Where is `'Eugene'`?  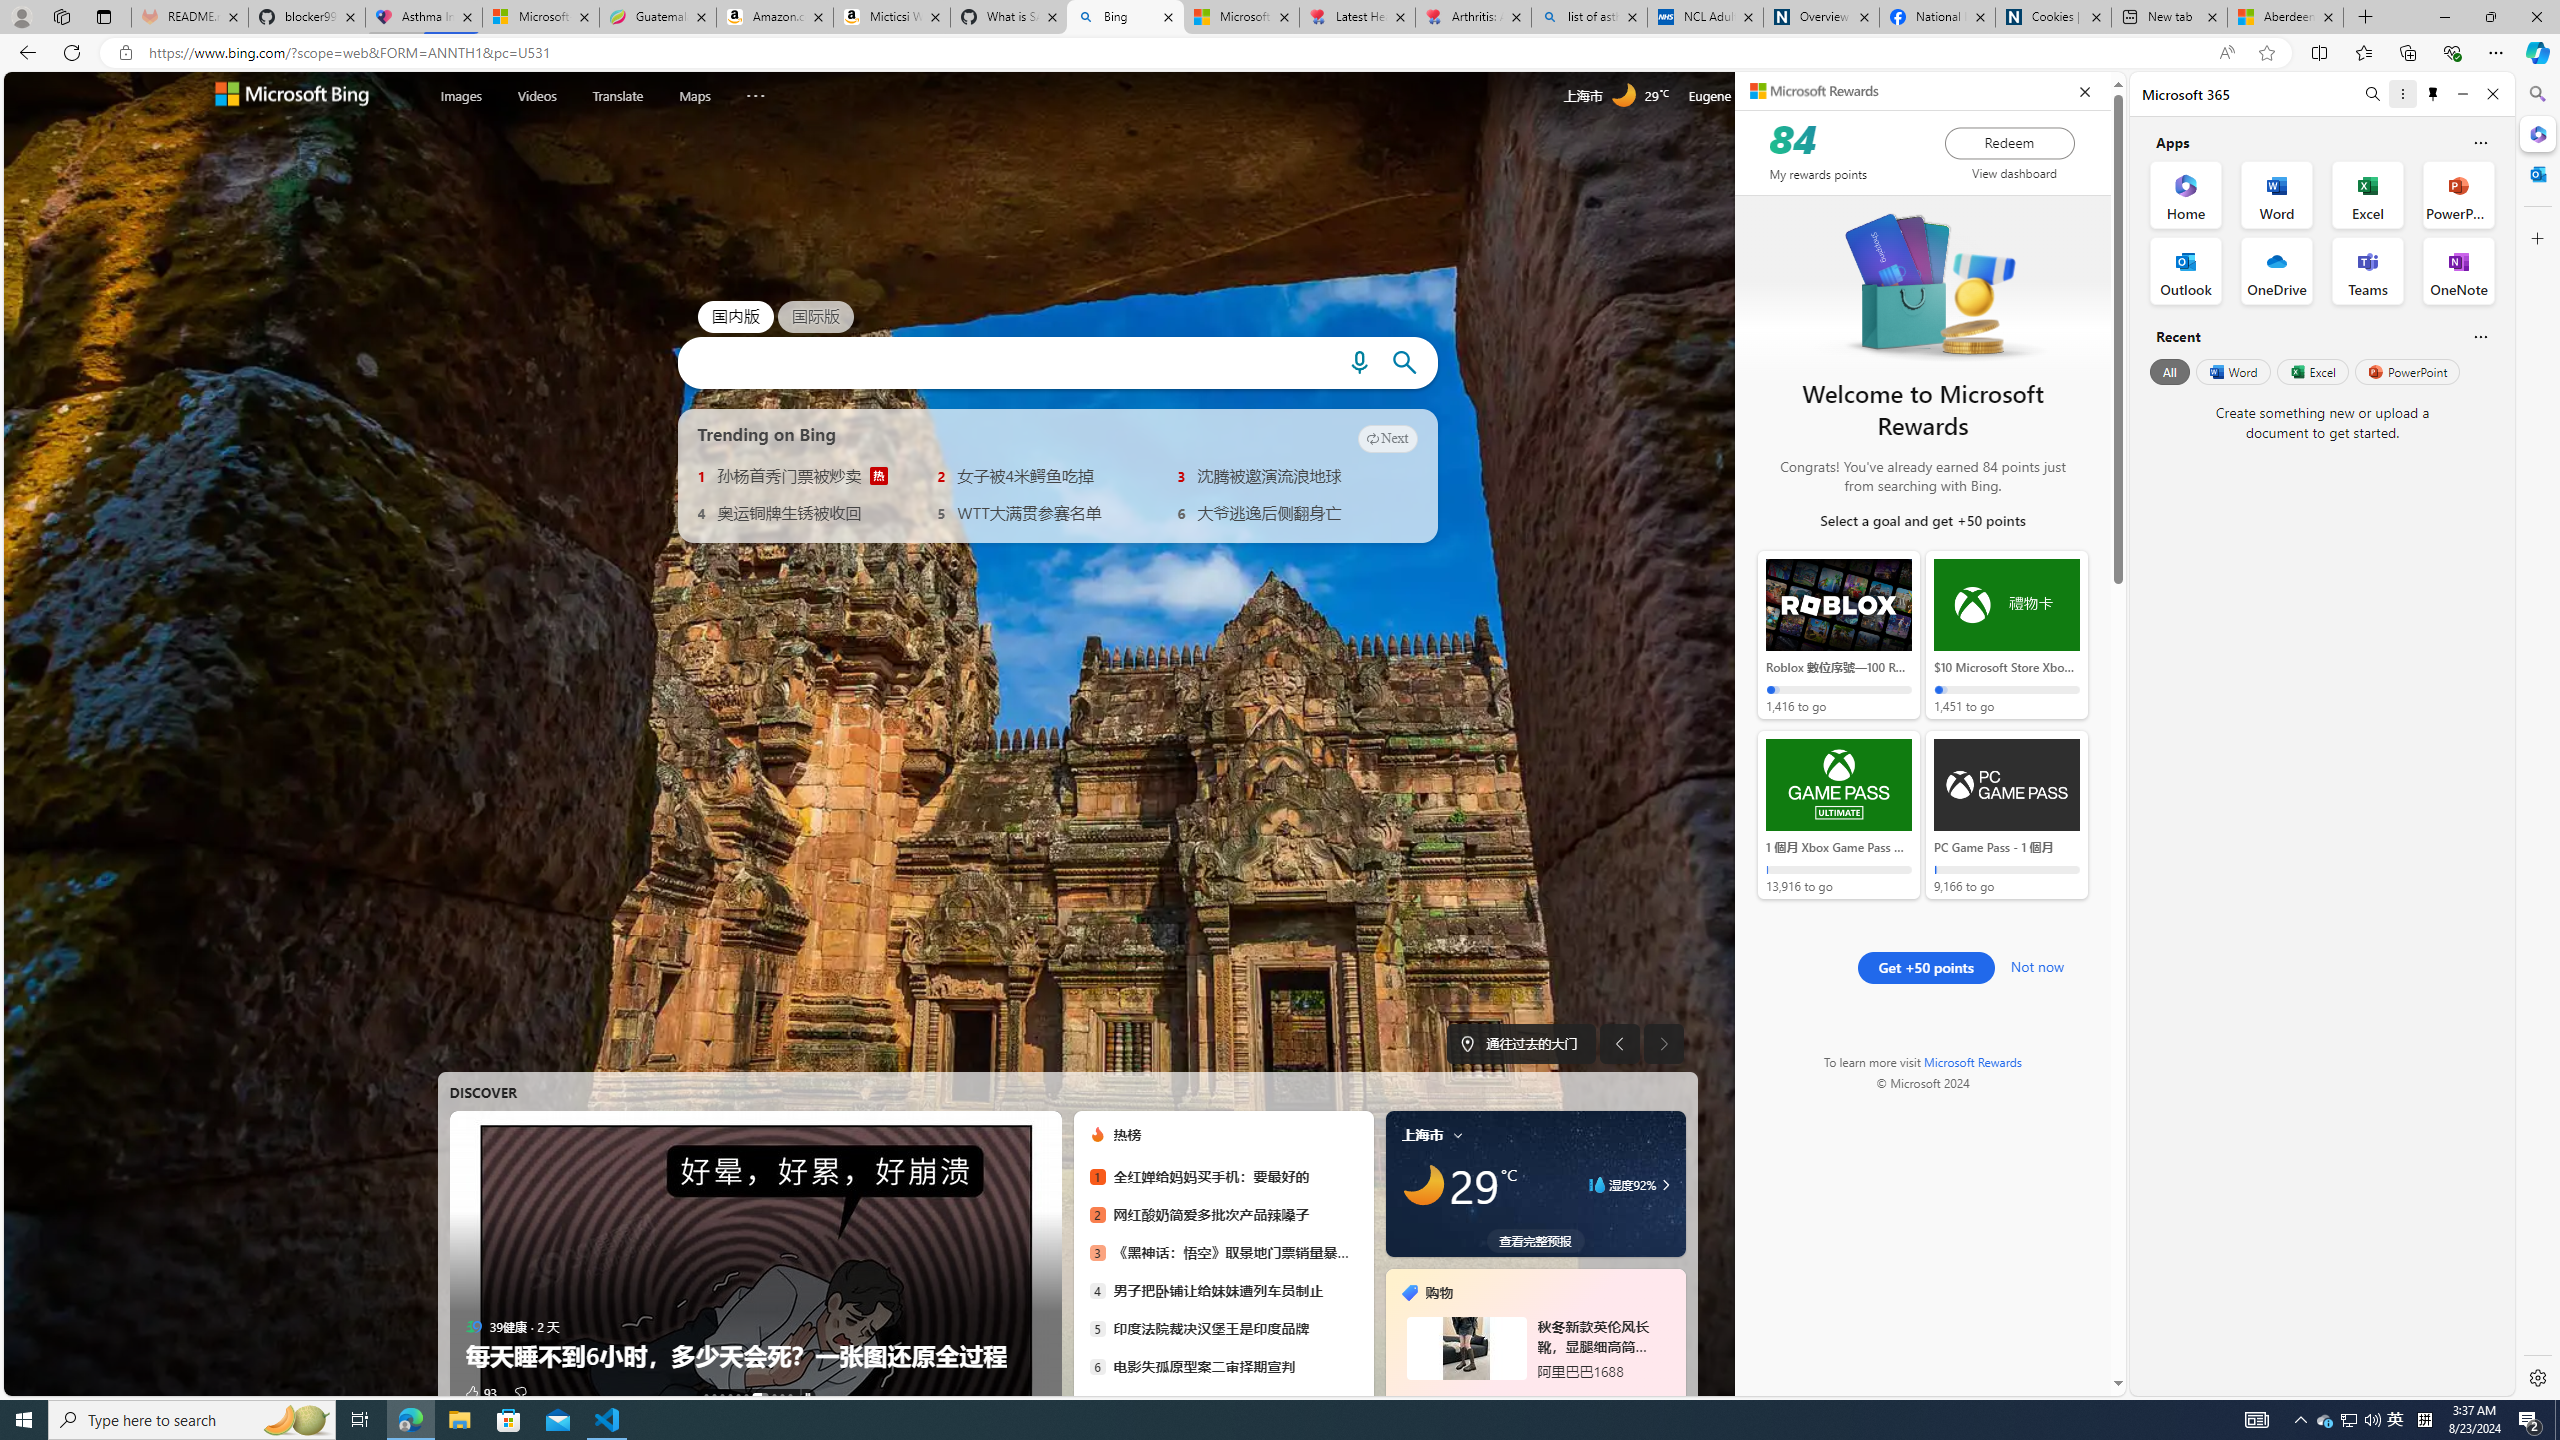
'Eugene' is located at coordinates (1736, 95).